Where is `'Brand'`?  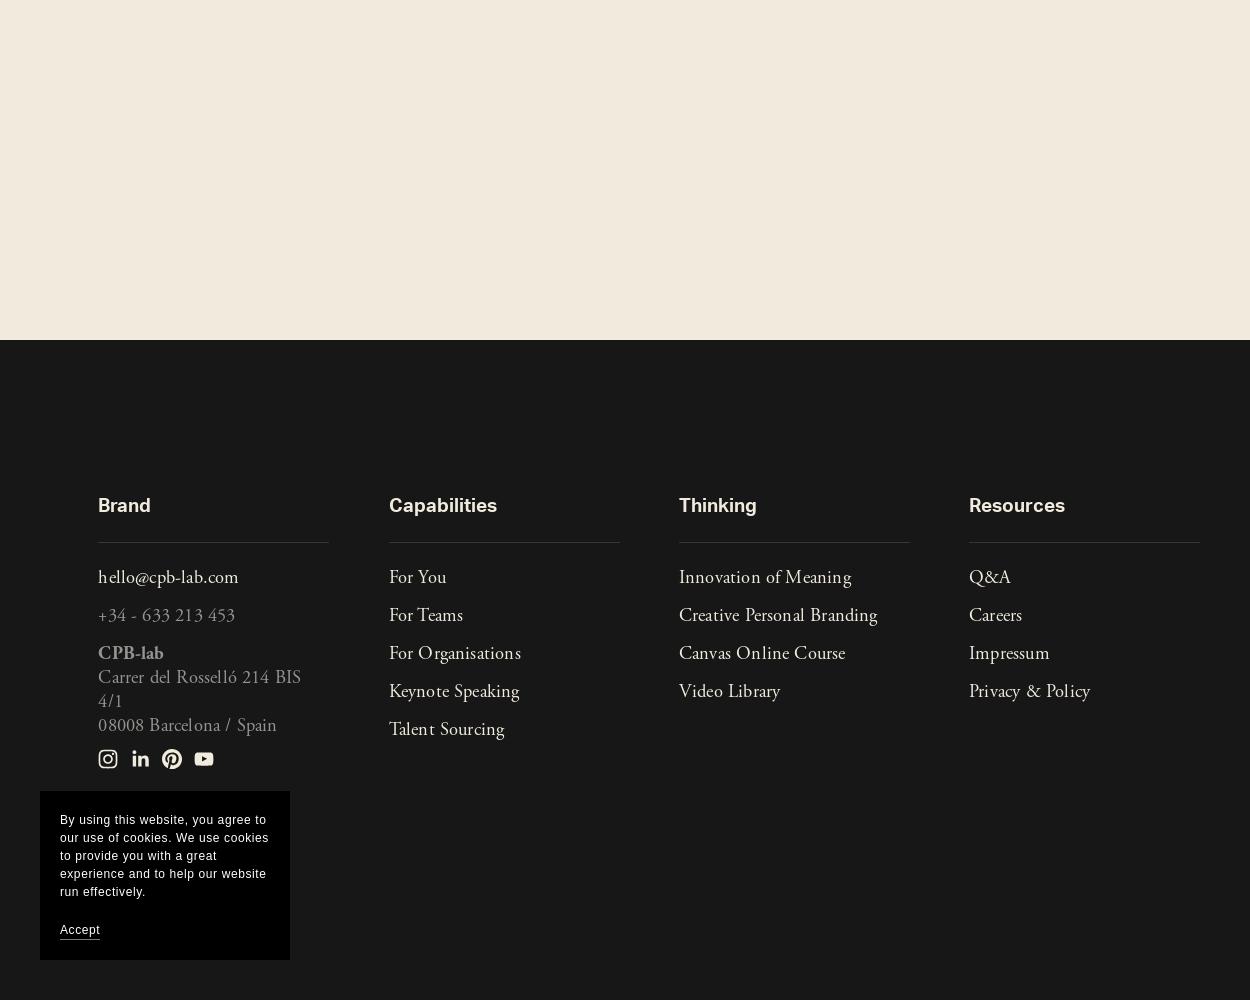
'Brand' is located at coordinates (123, 505).